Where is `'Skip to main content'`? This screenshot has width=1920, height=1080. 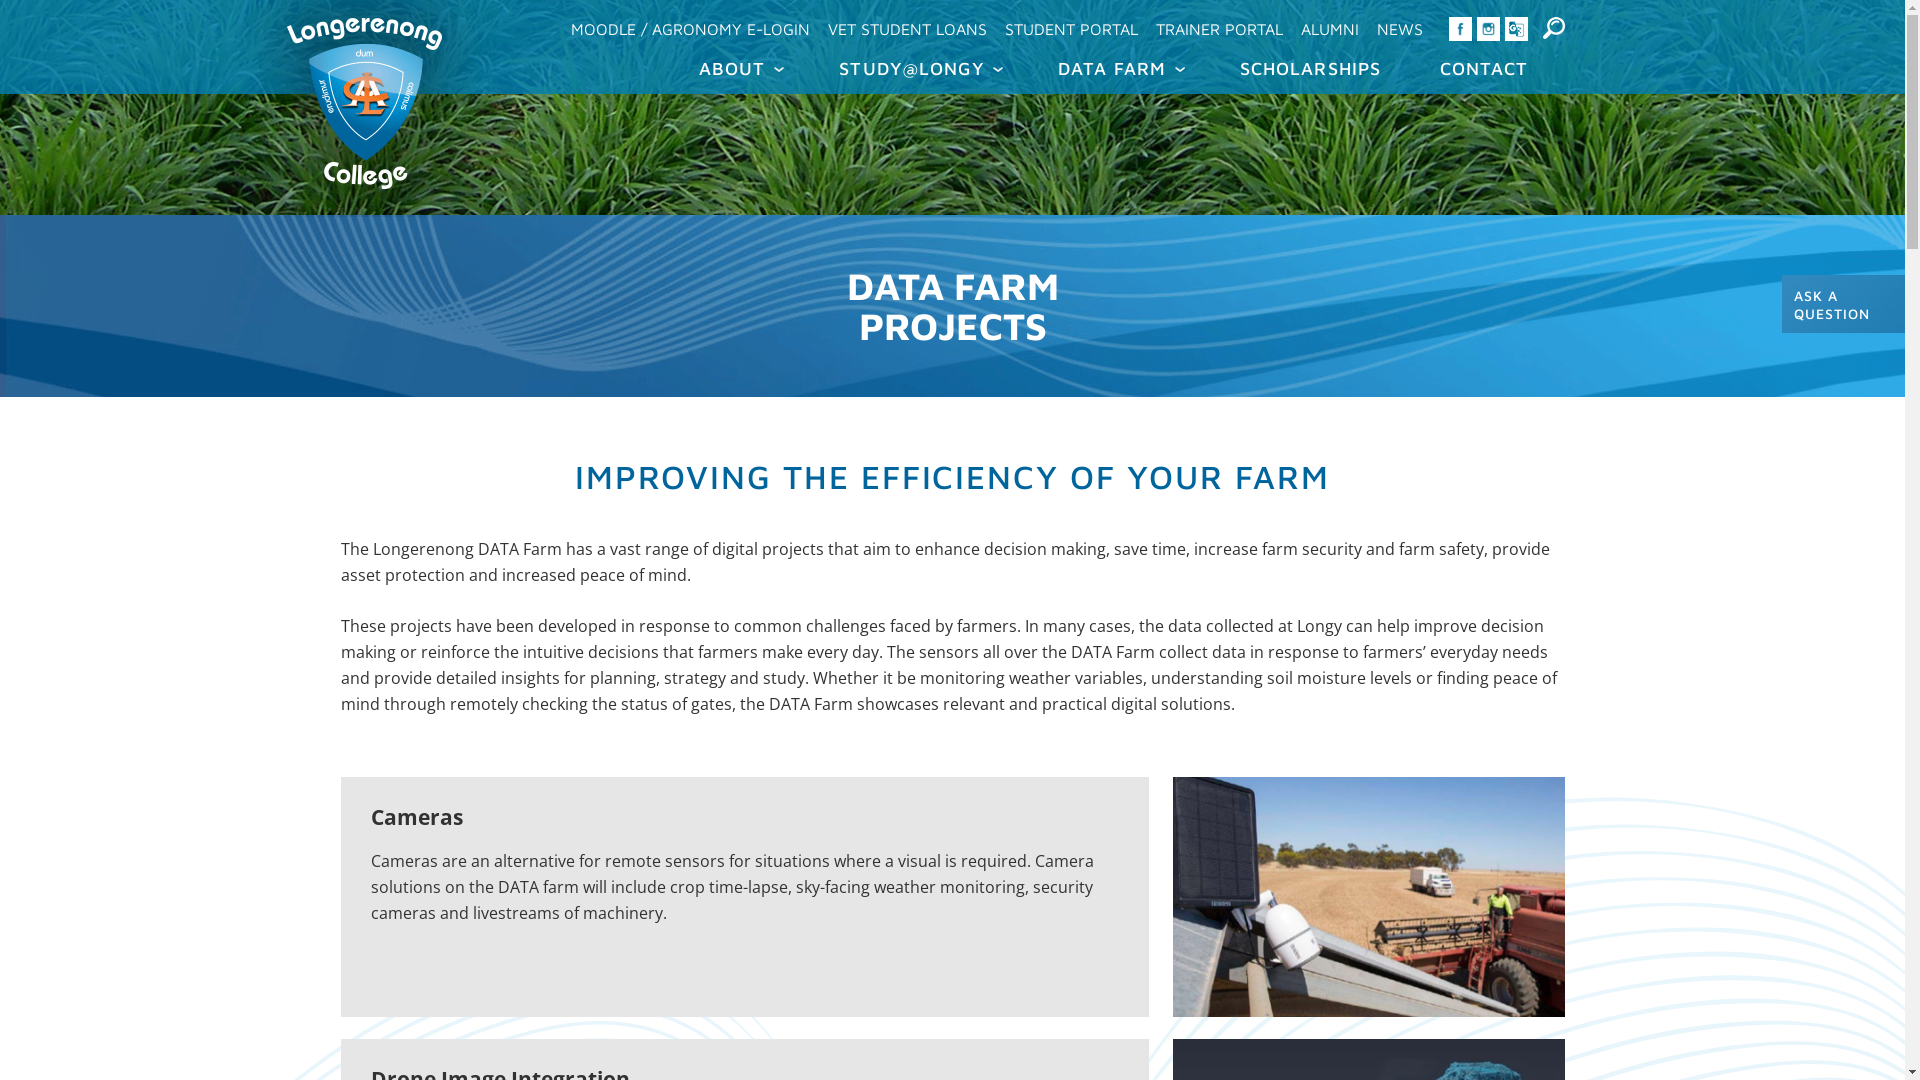 'Skip to main content' is located at coordinates (905, 2).